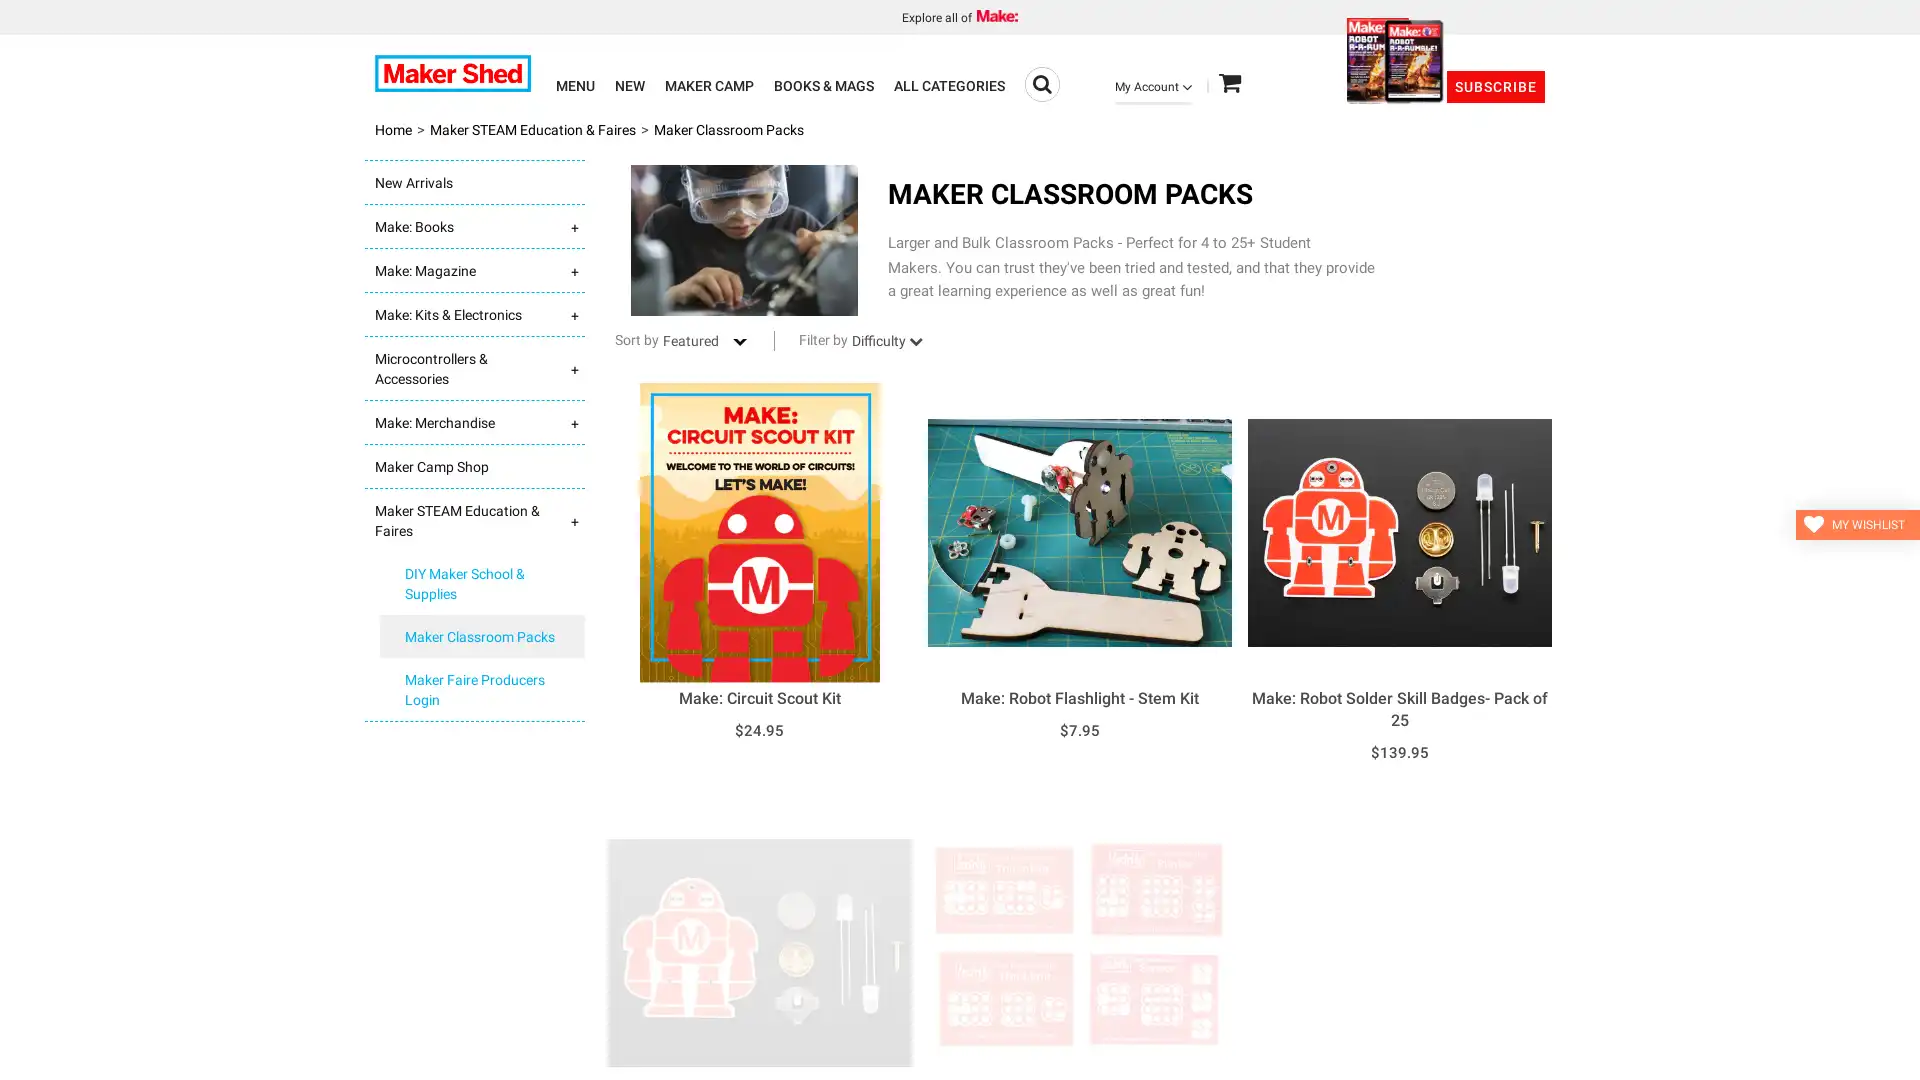  I want to click on Difficulty, so click(897, 339).